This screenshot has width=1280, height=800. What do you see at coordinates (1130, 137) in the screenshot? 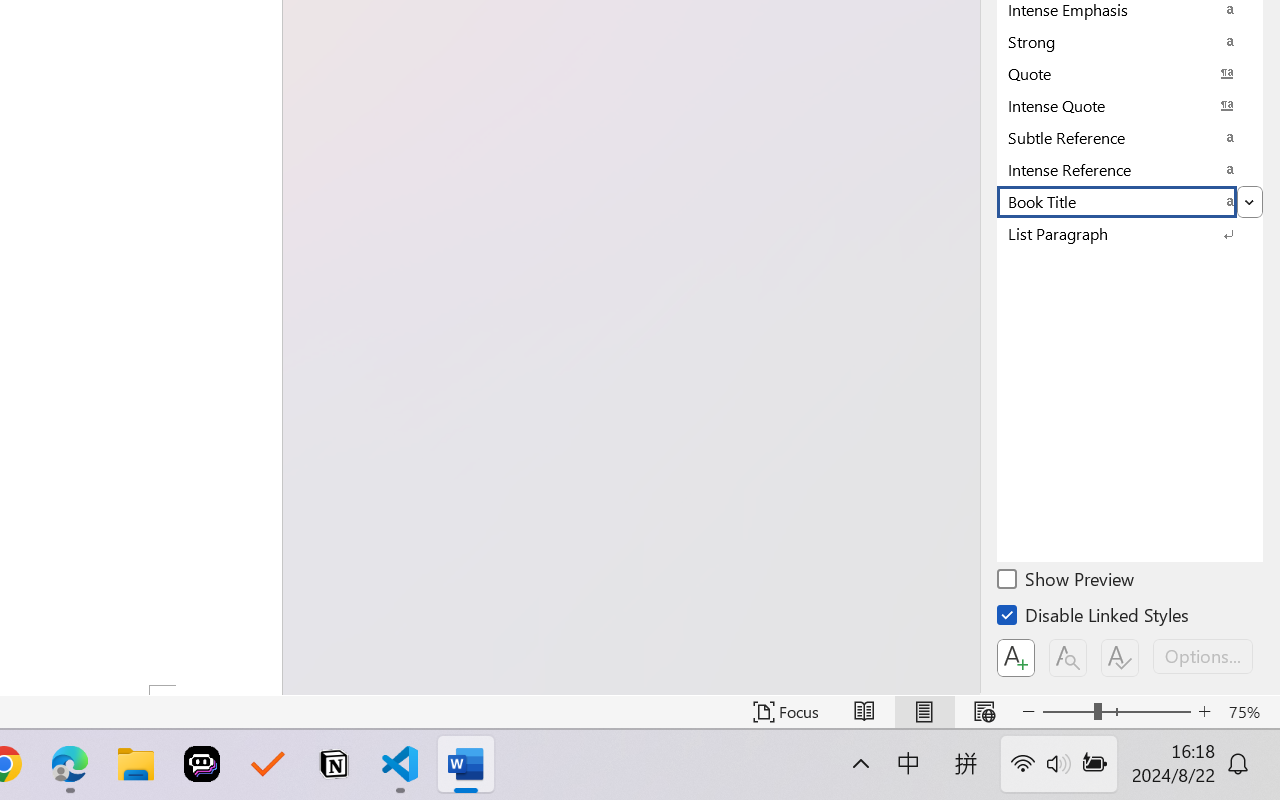
I see `'Subtle Reference'` at bounding box center [1130, 137].